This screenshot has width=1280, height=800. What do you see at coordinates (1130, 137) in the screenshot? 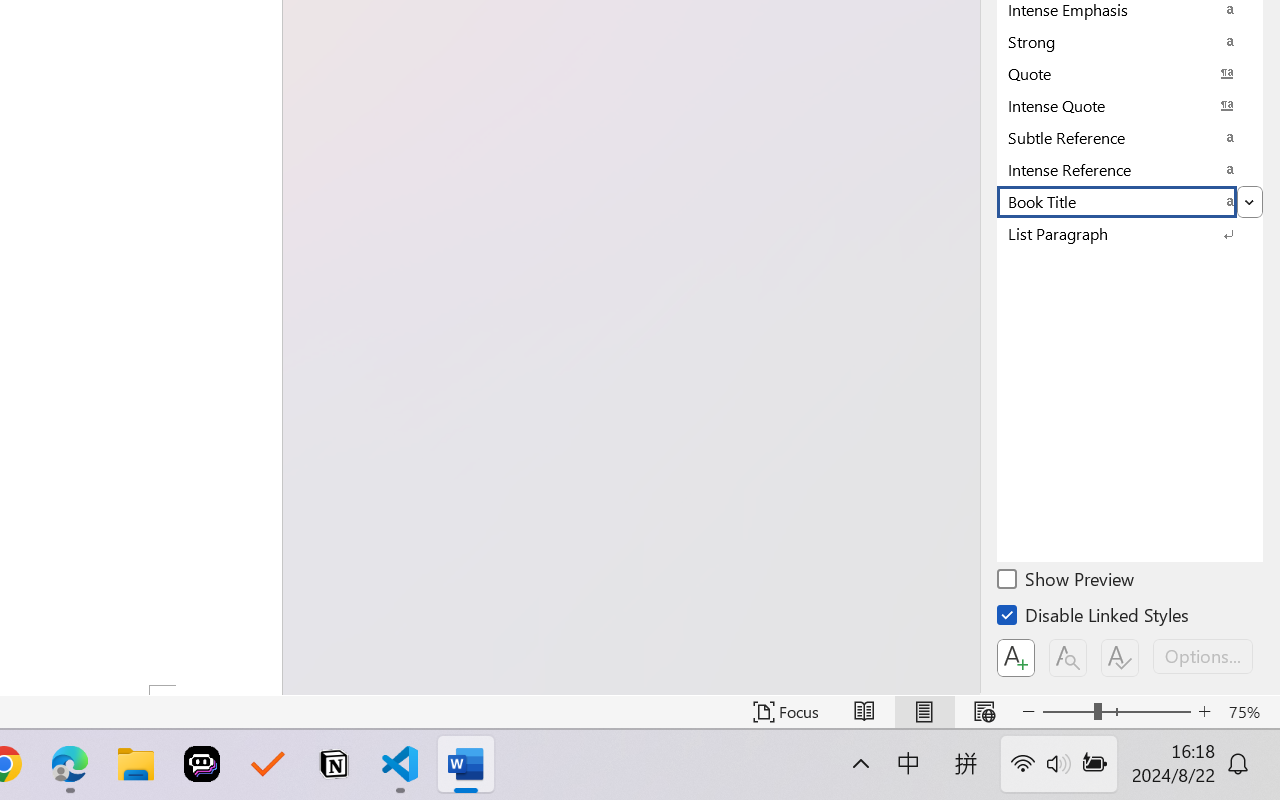
I see `'Subtle Reference'` at bounding box center [1130, 137].